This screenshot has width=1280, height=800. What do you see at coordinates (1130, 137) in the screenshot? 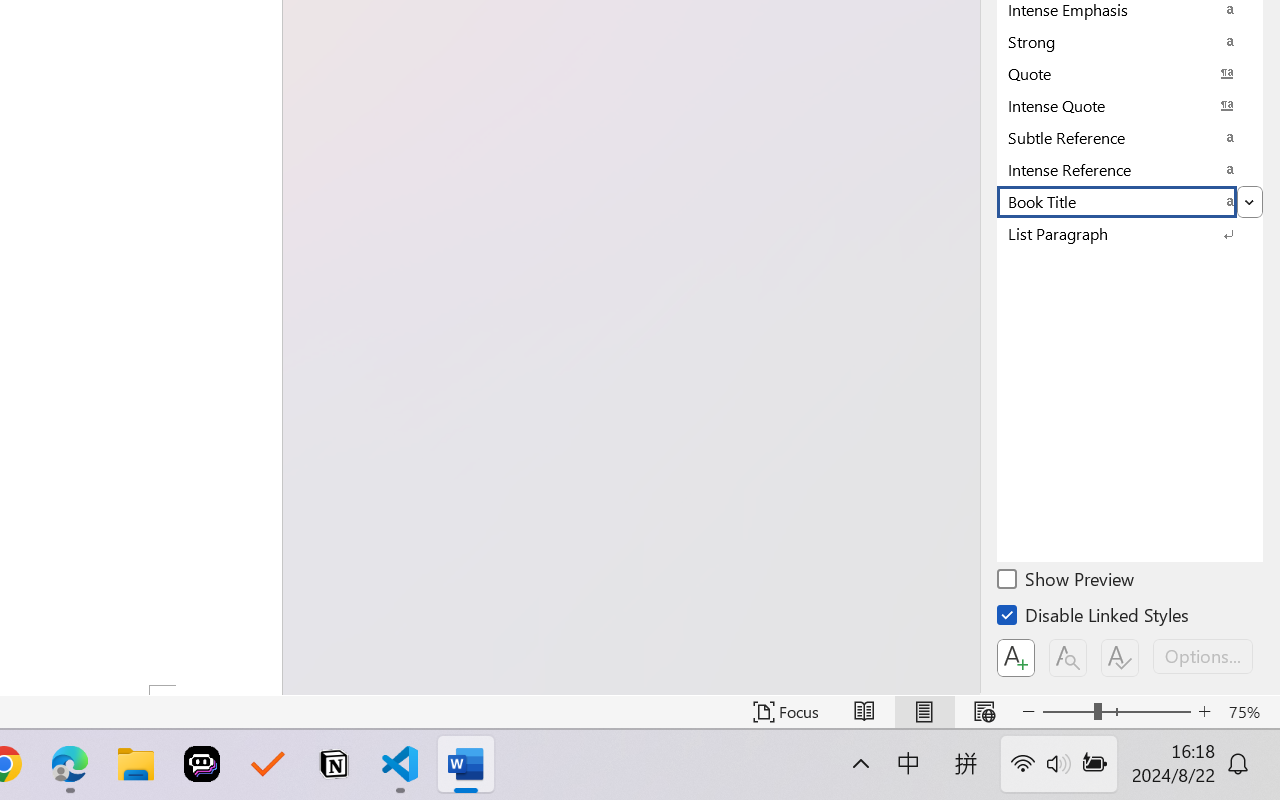
I see `'Subtle Reference'` at bounding box center [1130, 137].